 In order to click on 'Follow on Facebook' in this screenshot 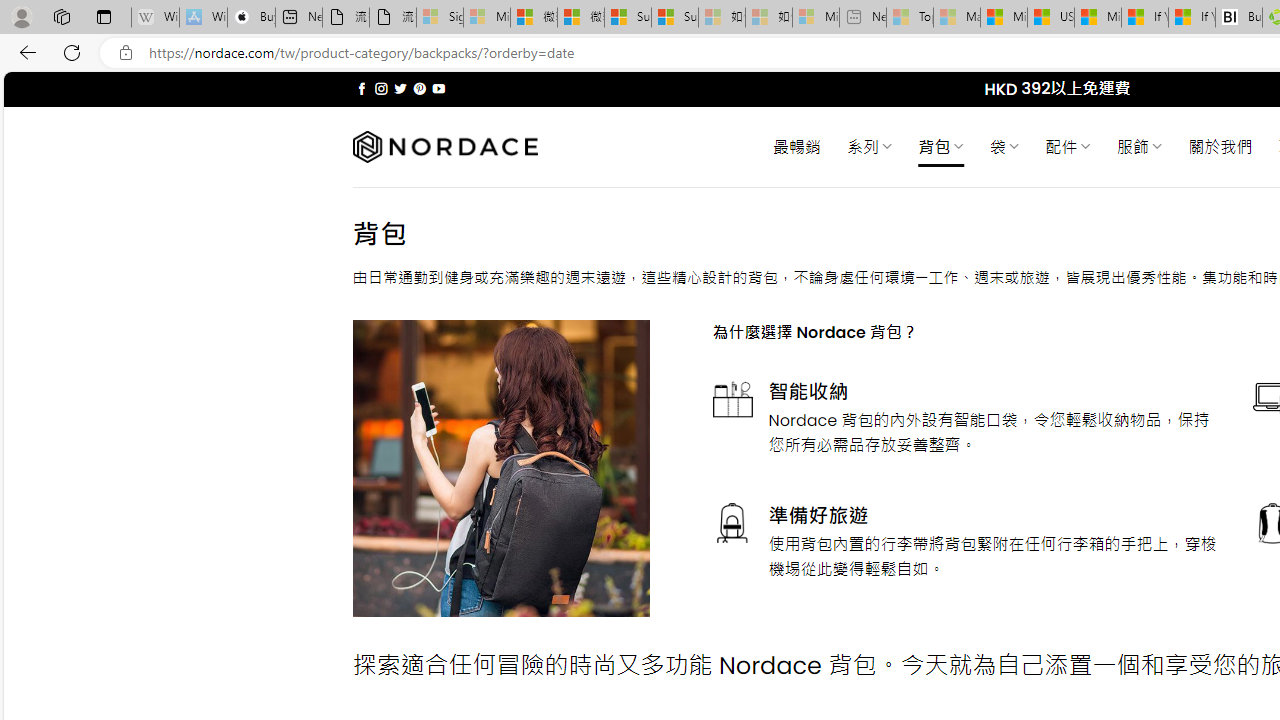, I will do `click(362, 88)`.